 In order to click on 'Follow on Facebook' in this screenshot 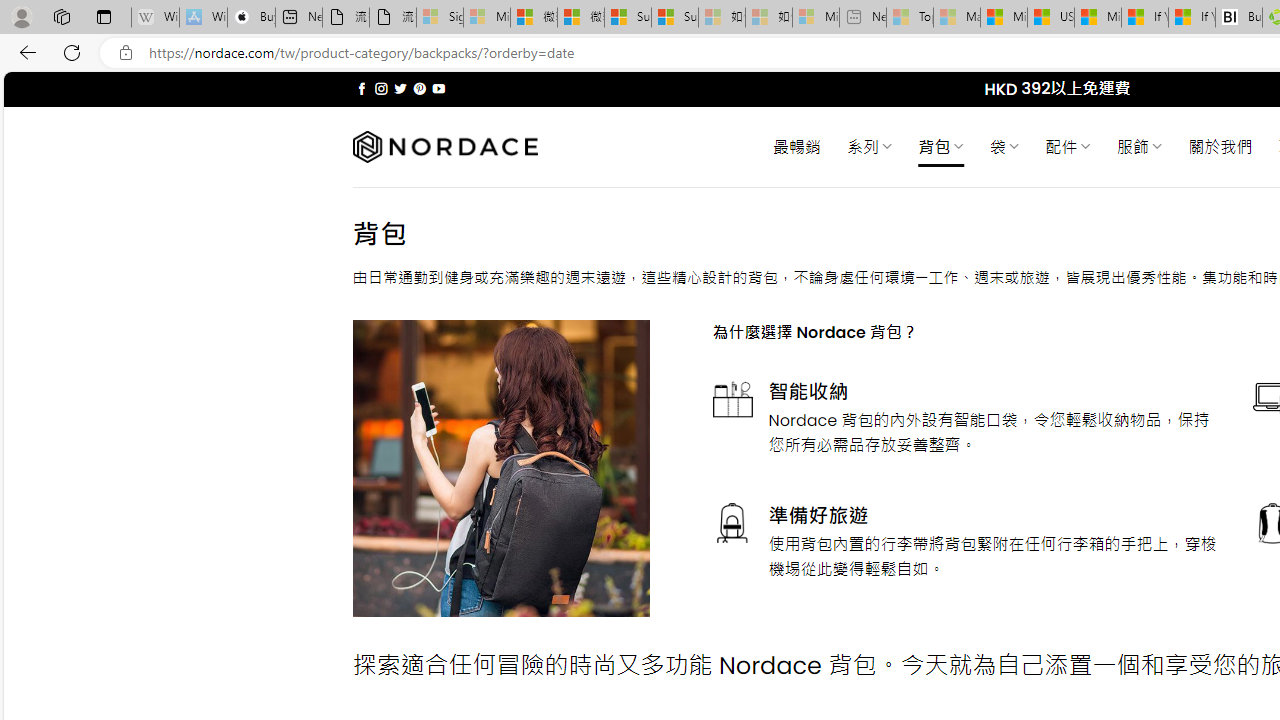, I will do `click(362, 88)`.